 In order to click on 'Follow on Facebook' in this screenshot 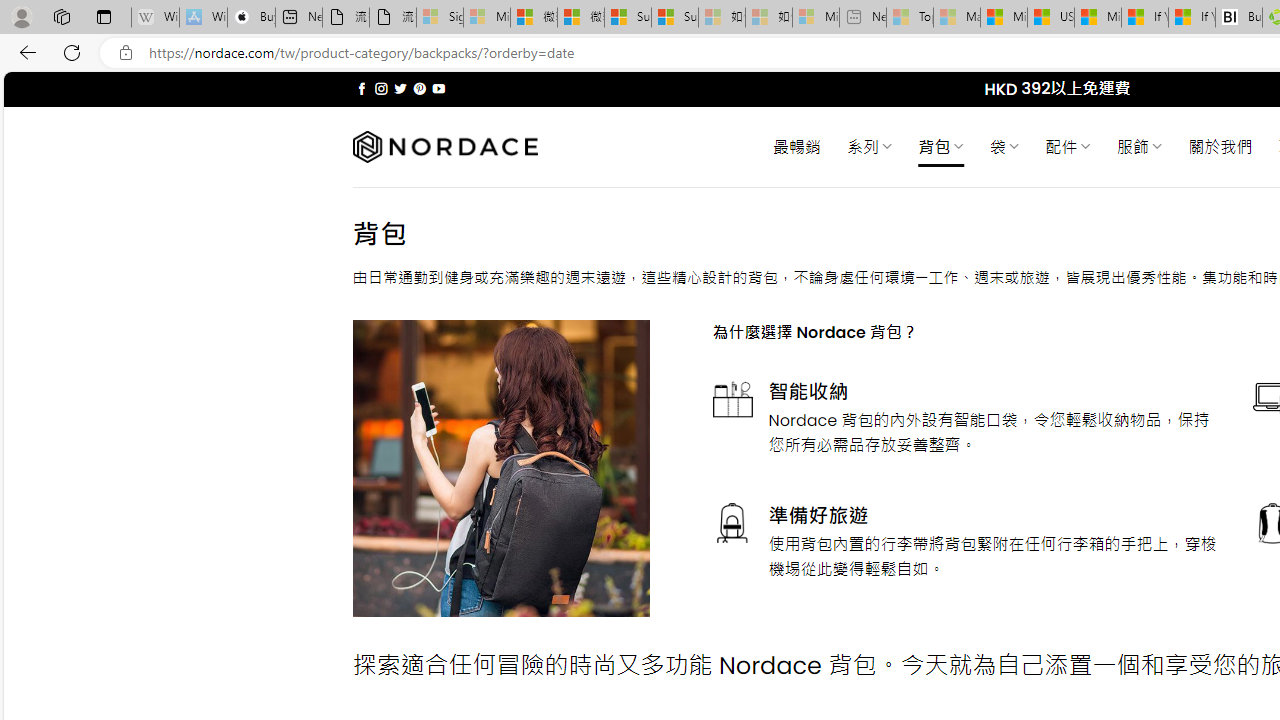, I will do `click(362, 88)`.